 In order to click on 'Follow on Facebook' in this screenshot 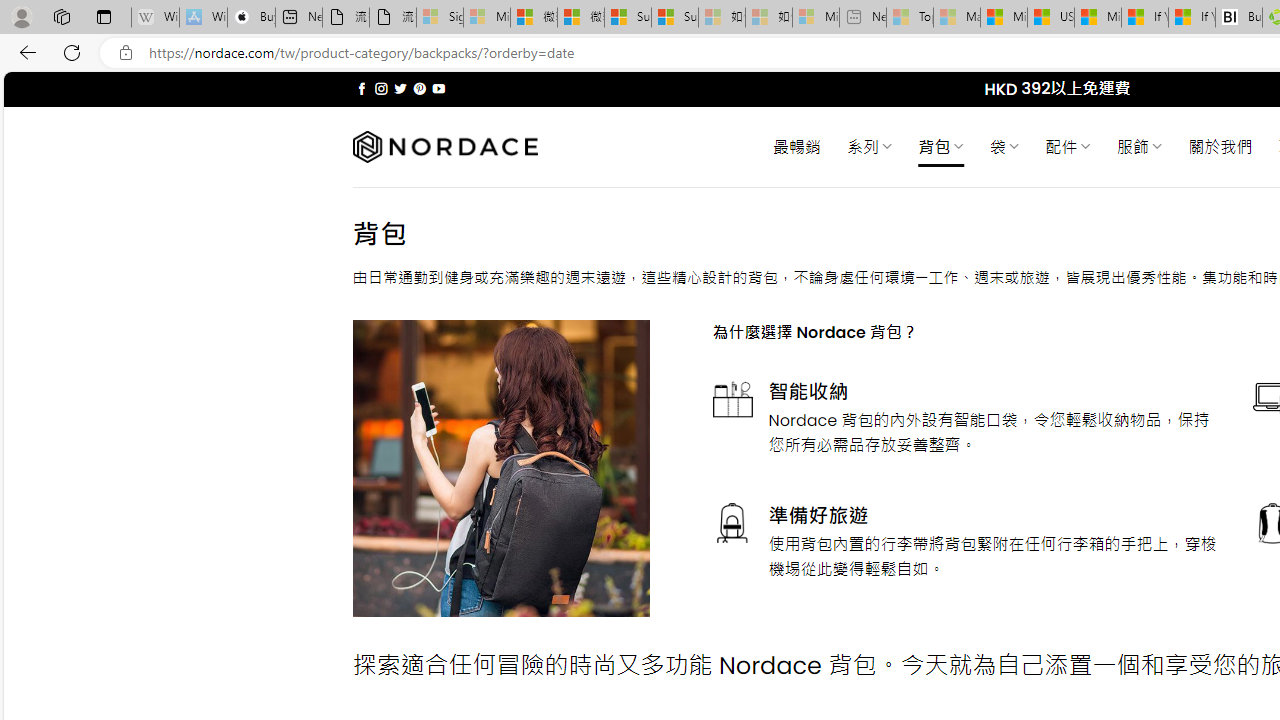, I will do `click(362, 88)`.